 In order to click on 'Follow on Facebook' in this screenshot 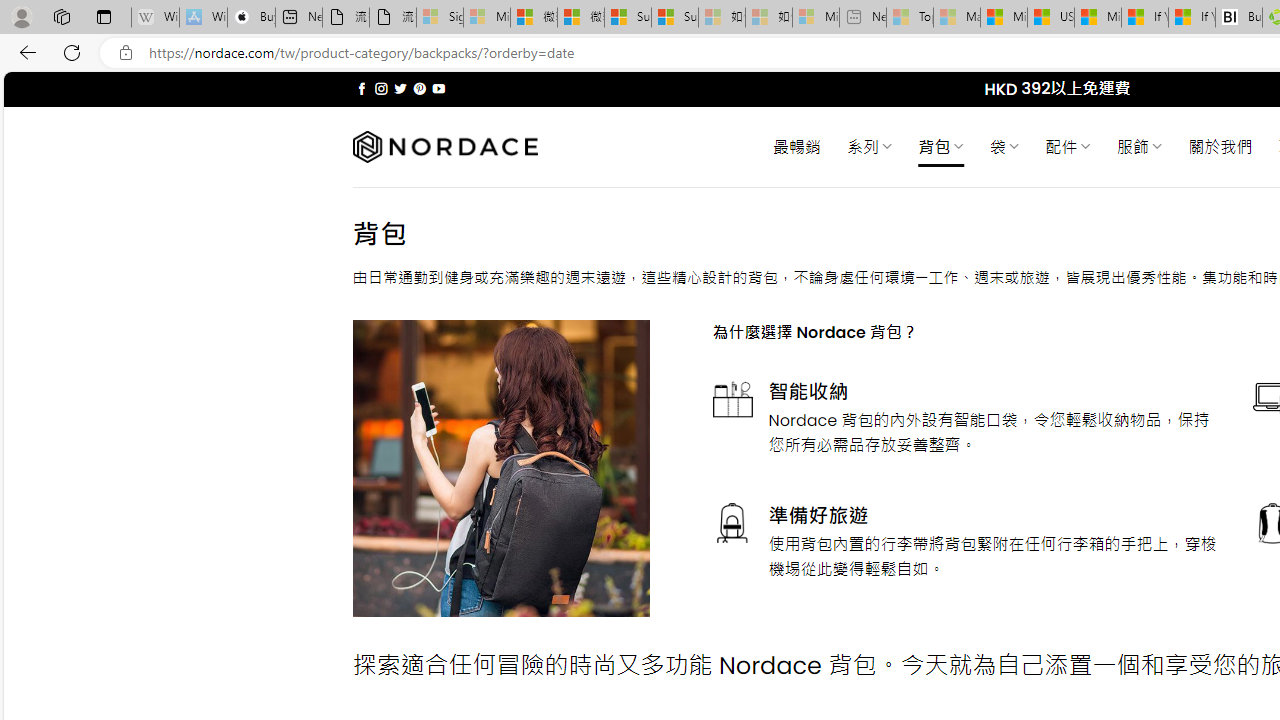, I will do `click(362, 88)`.